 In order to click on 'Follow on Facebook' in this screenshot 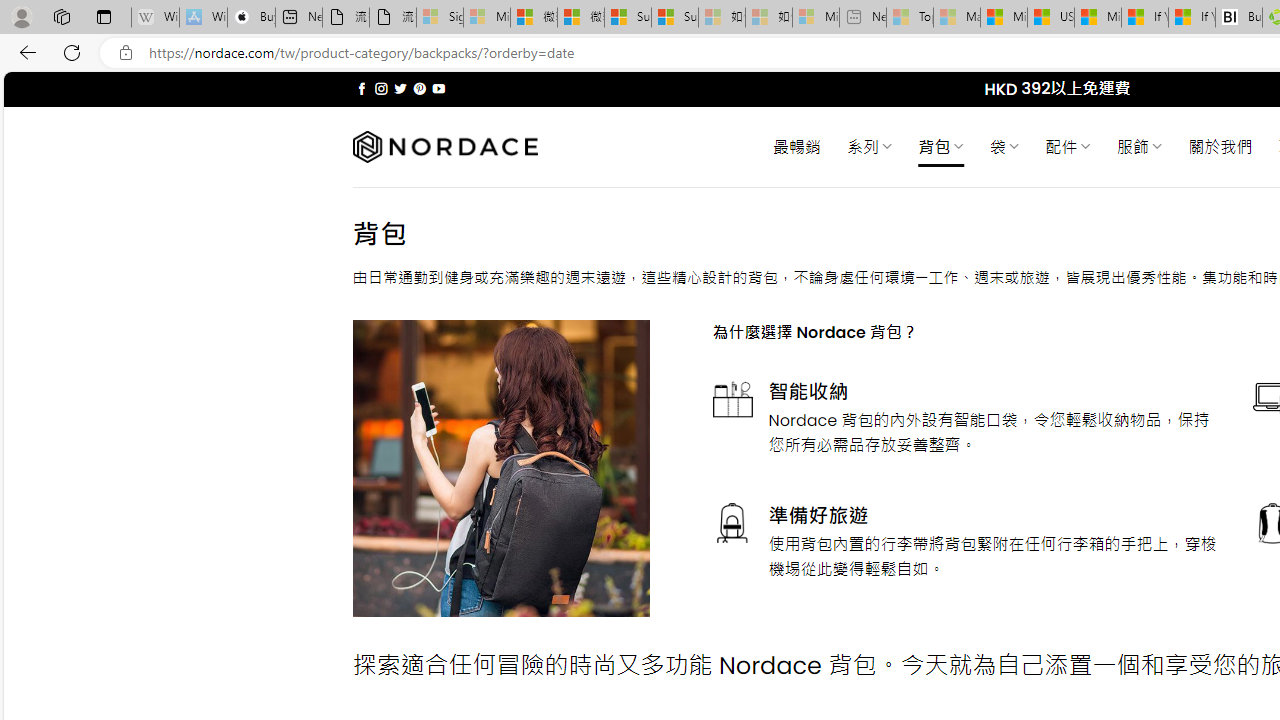, I will do `click(362, 88)`.